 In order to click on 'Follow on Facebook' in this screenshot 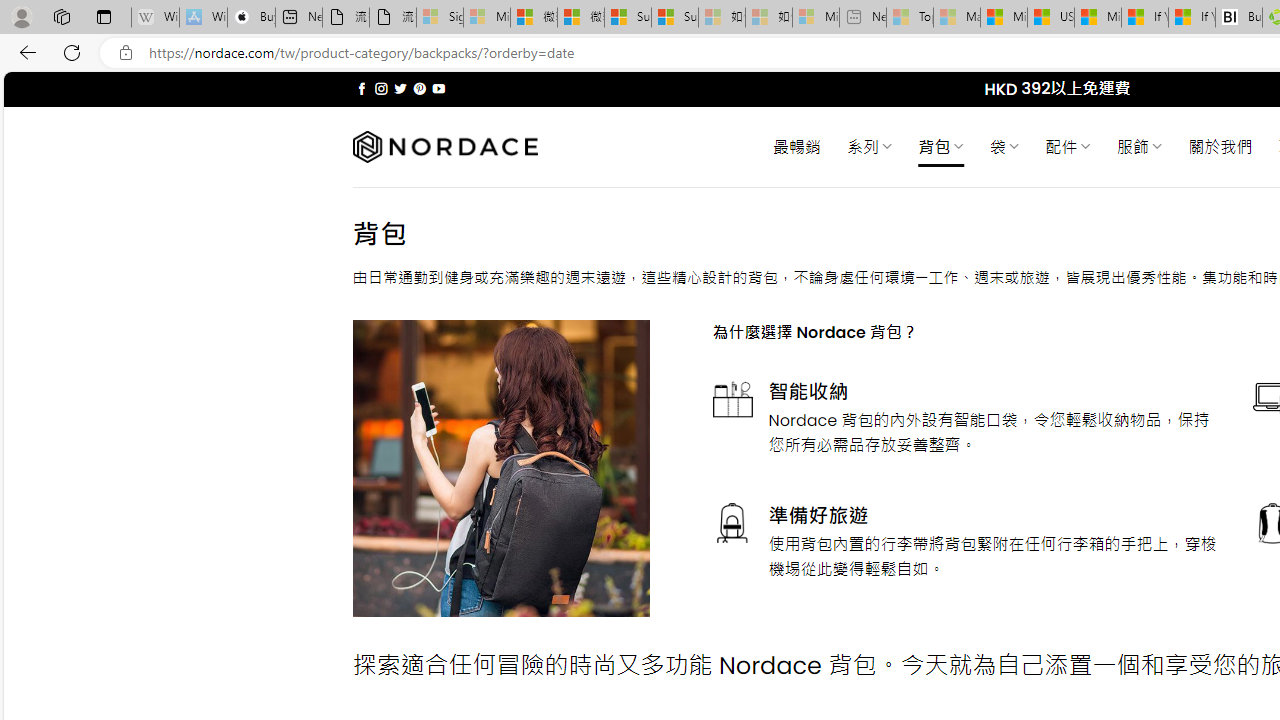, I will do `click(362, 88)`.